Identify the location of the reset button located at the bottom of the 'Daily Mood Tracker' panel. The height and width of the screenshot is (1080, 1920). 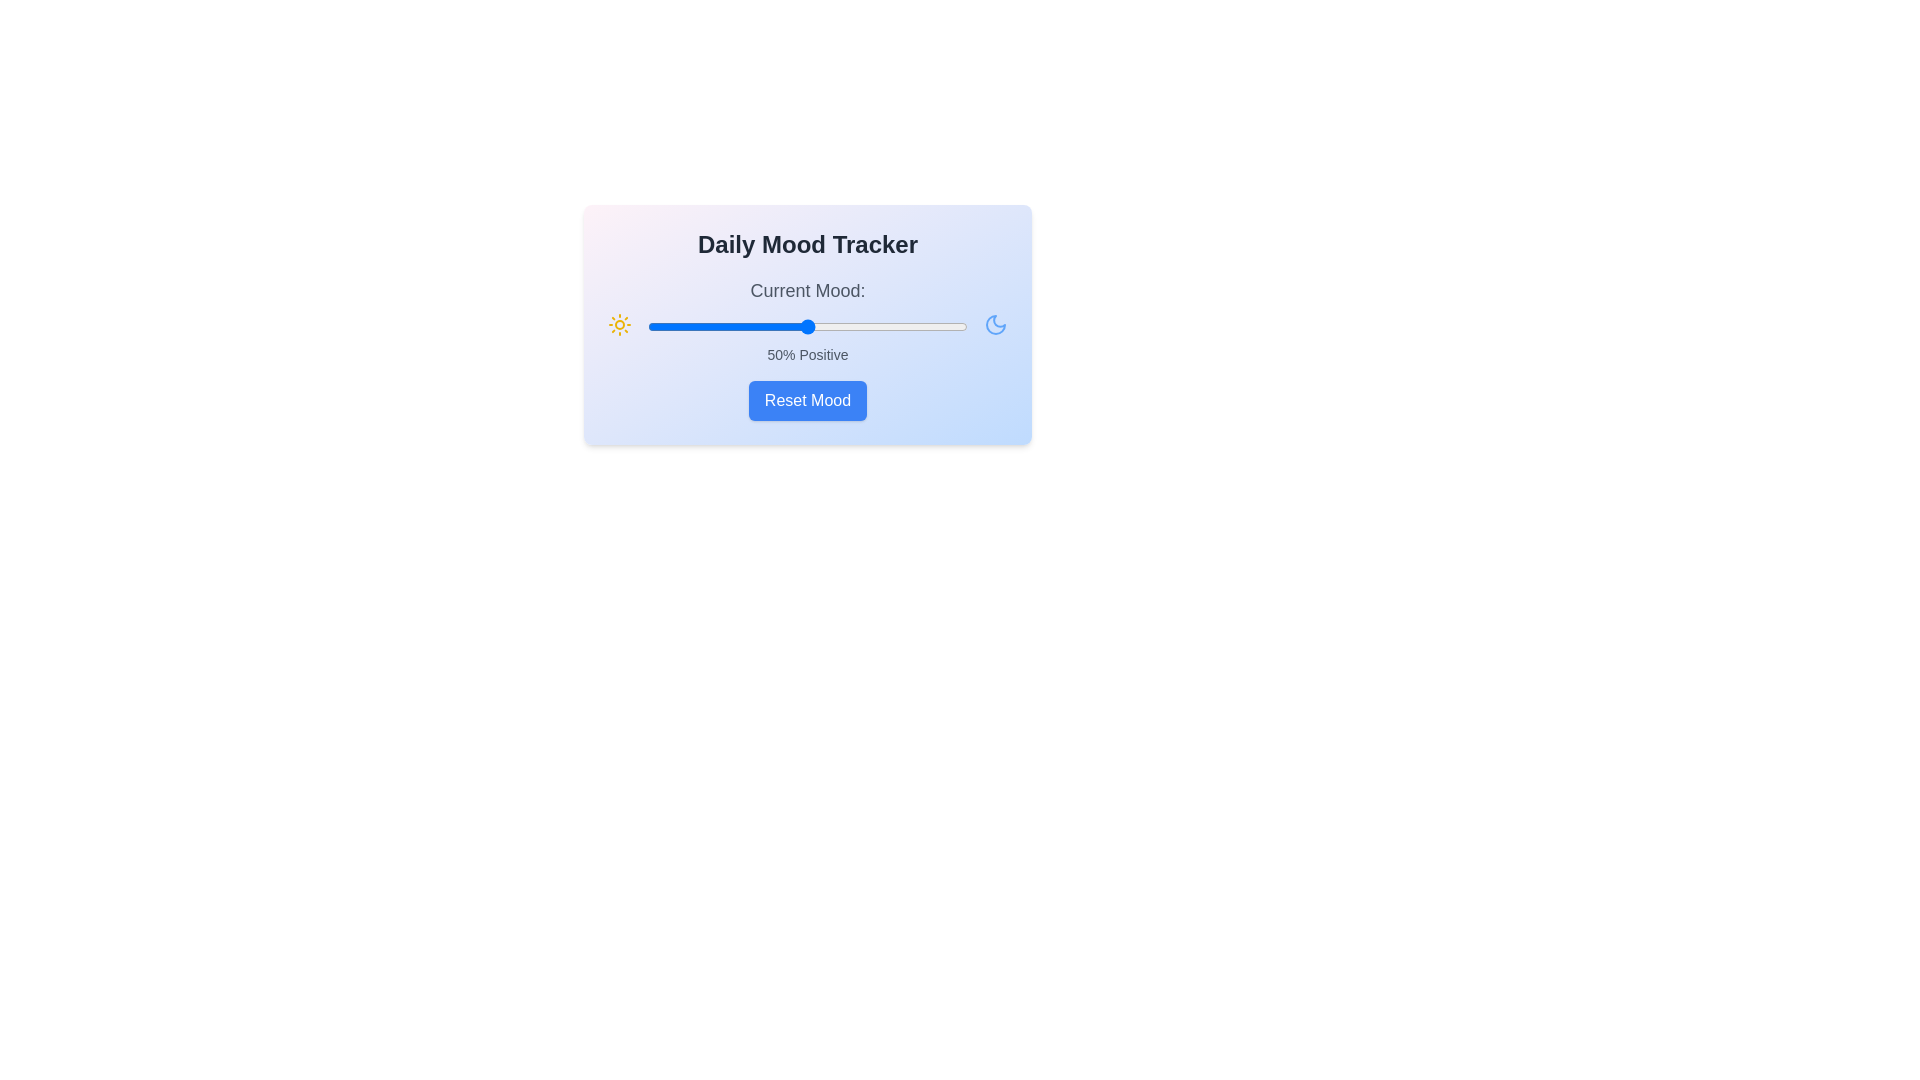
(807, 401).